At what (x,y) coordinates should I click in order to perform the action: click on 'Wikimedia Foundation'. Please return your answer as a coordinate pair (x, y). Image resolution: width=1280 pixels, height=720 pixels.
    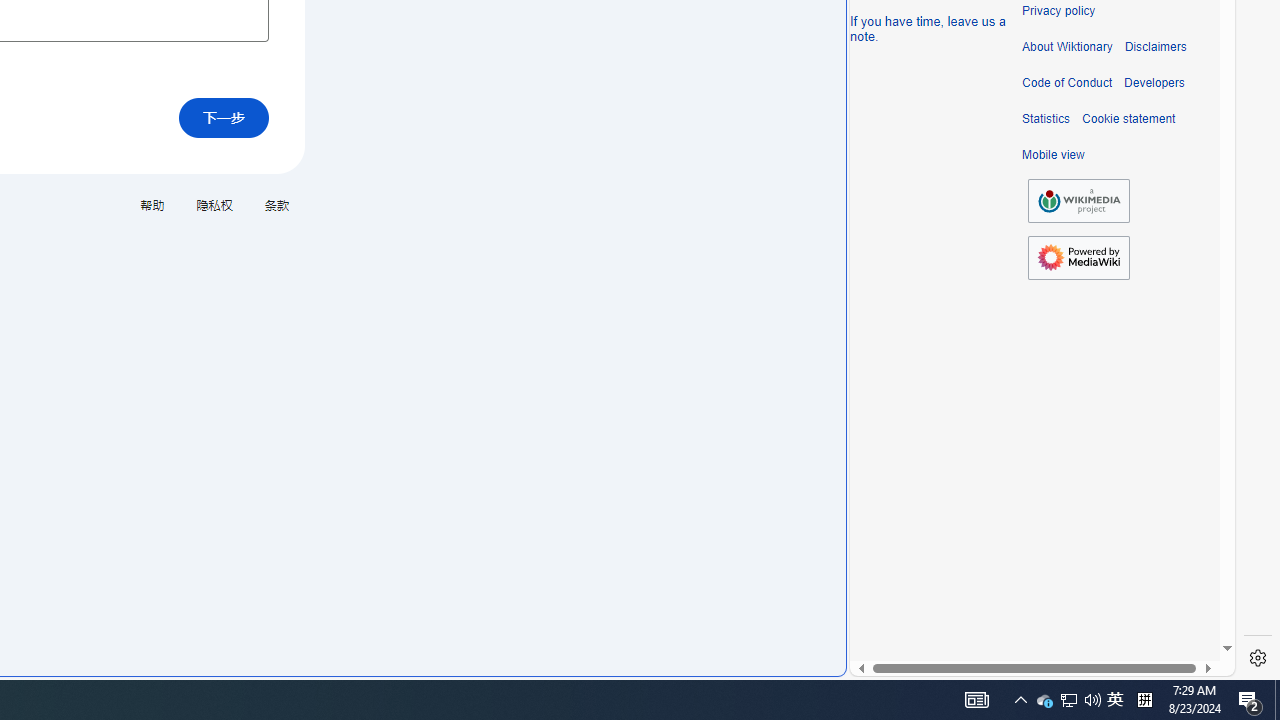
    Looking at the image, I should click on (1078, 201).